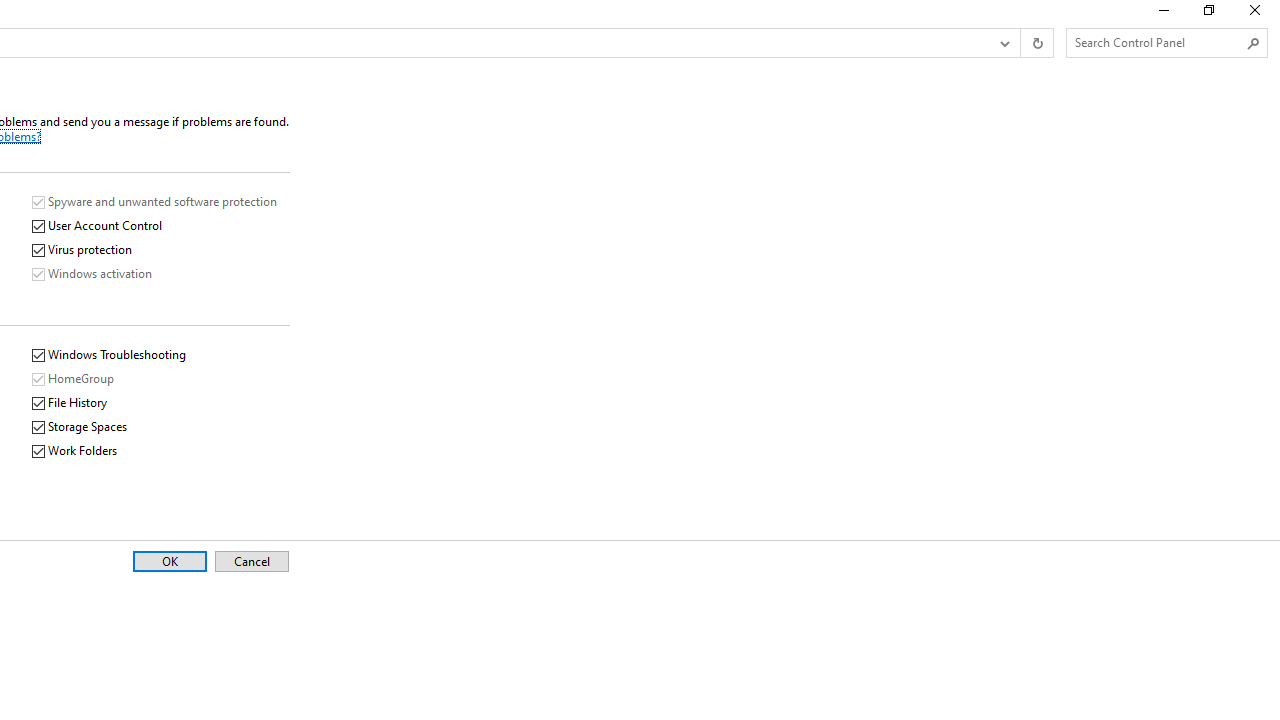  What do you see at coordinates (154, 202) in the screenshot?
I see `'Spyware and unwanted software protection'` at bounding box center [154, 202].